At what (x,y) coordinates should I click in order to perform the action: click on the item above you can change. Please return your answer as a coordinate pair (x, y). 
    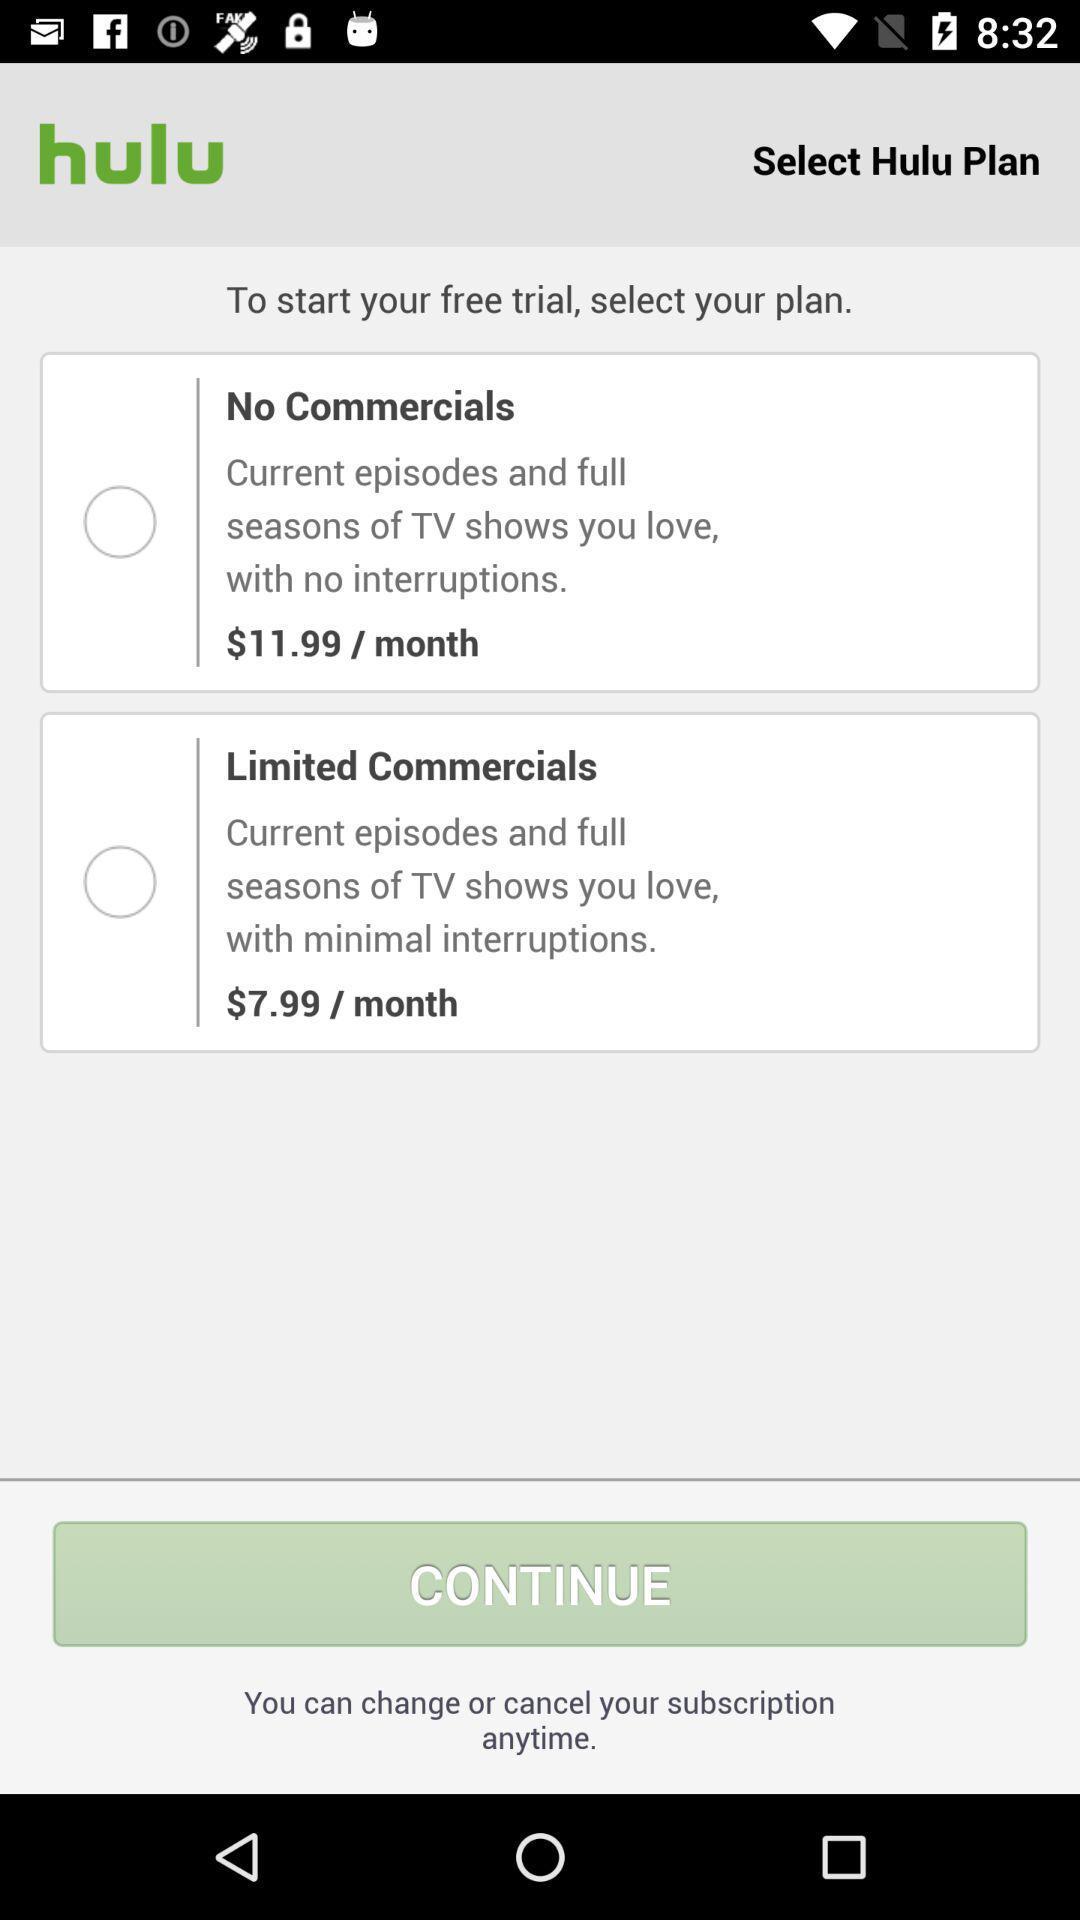
    Looking at the image, I should click on (540, 1583).